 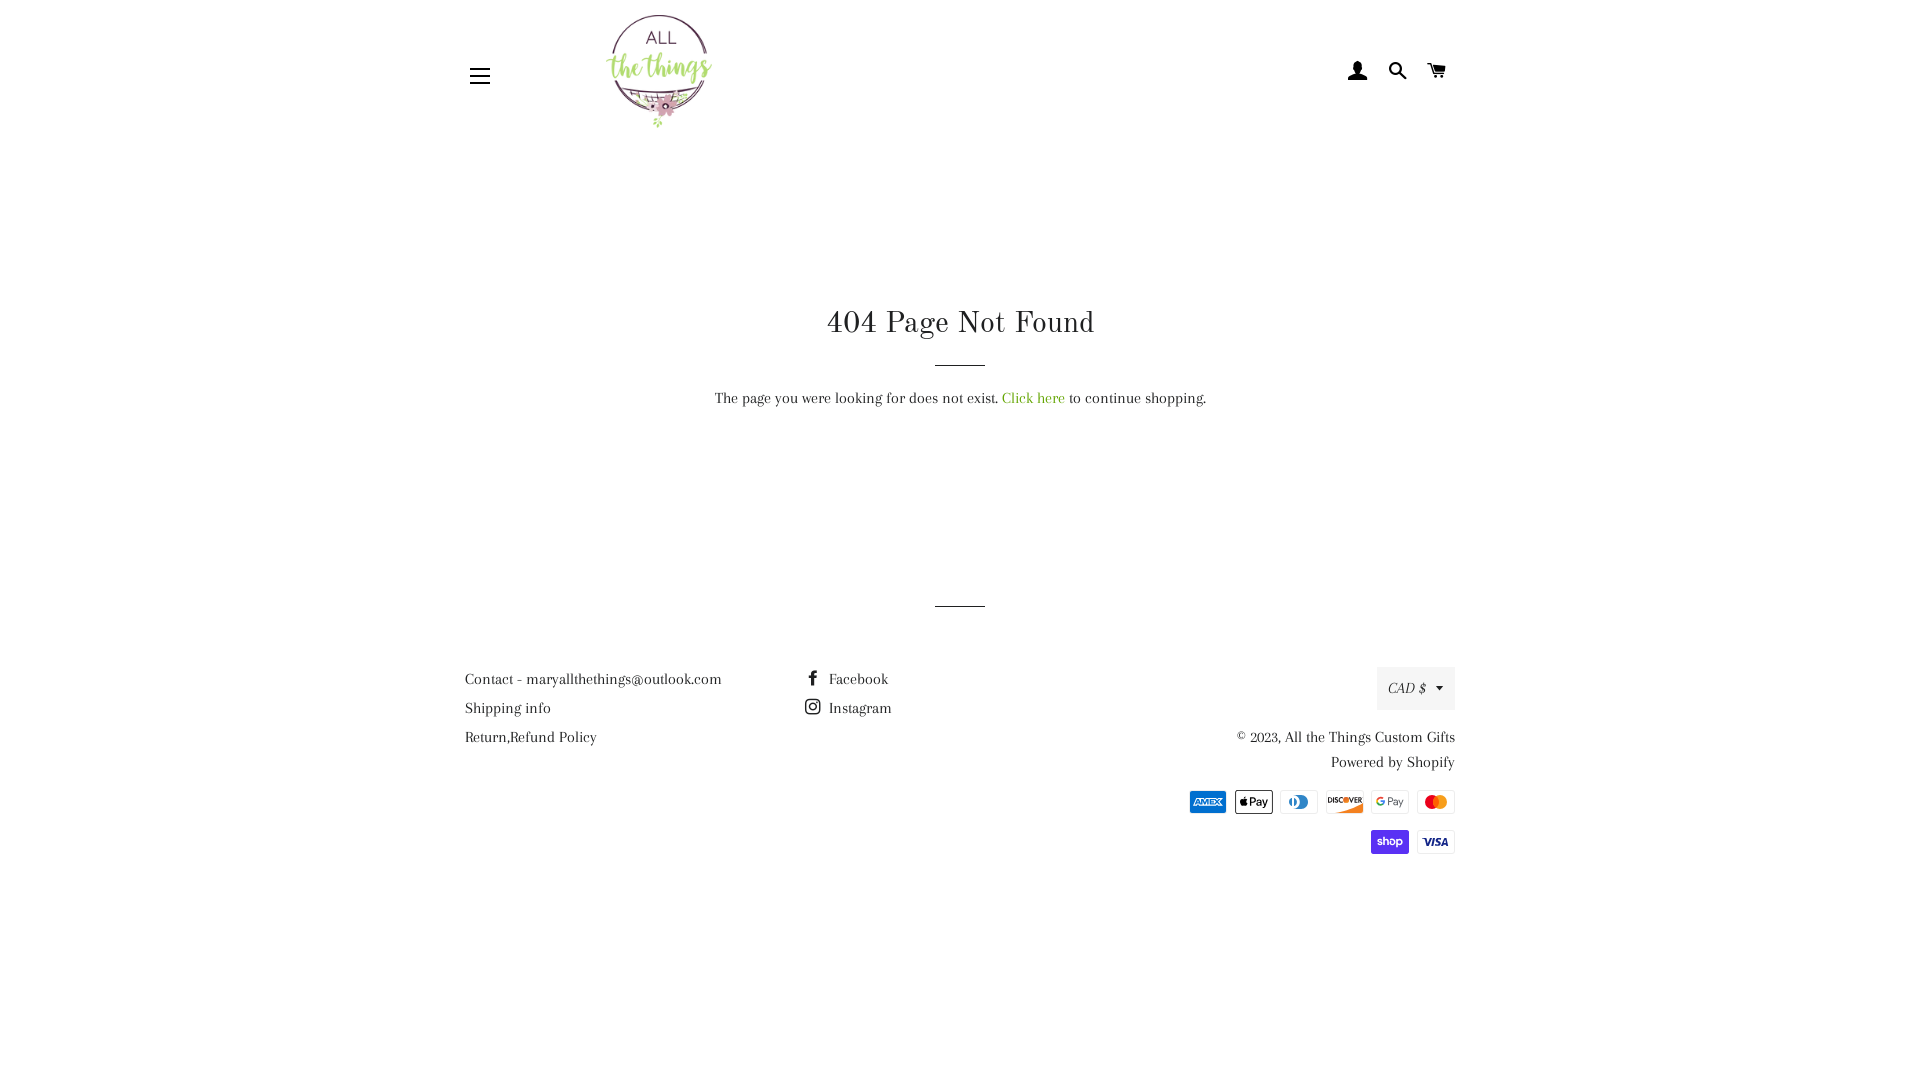 I want to click on 'Shipping info', so click(x=508, y=707).